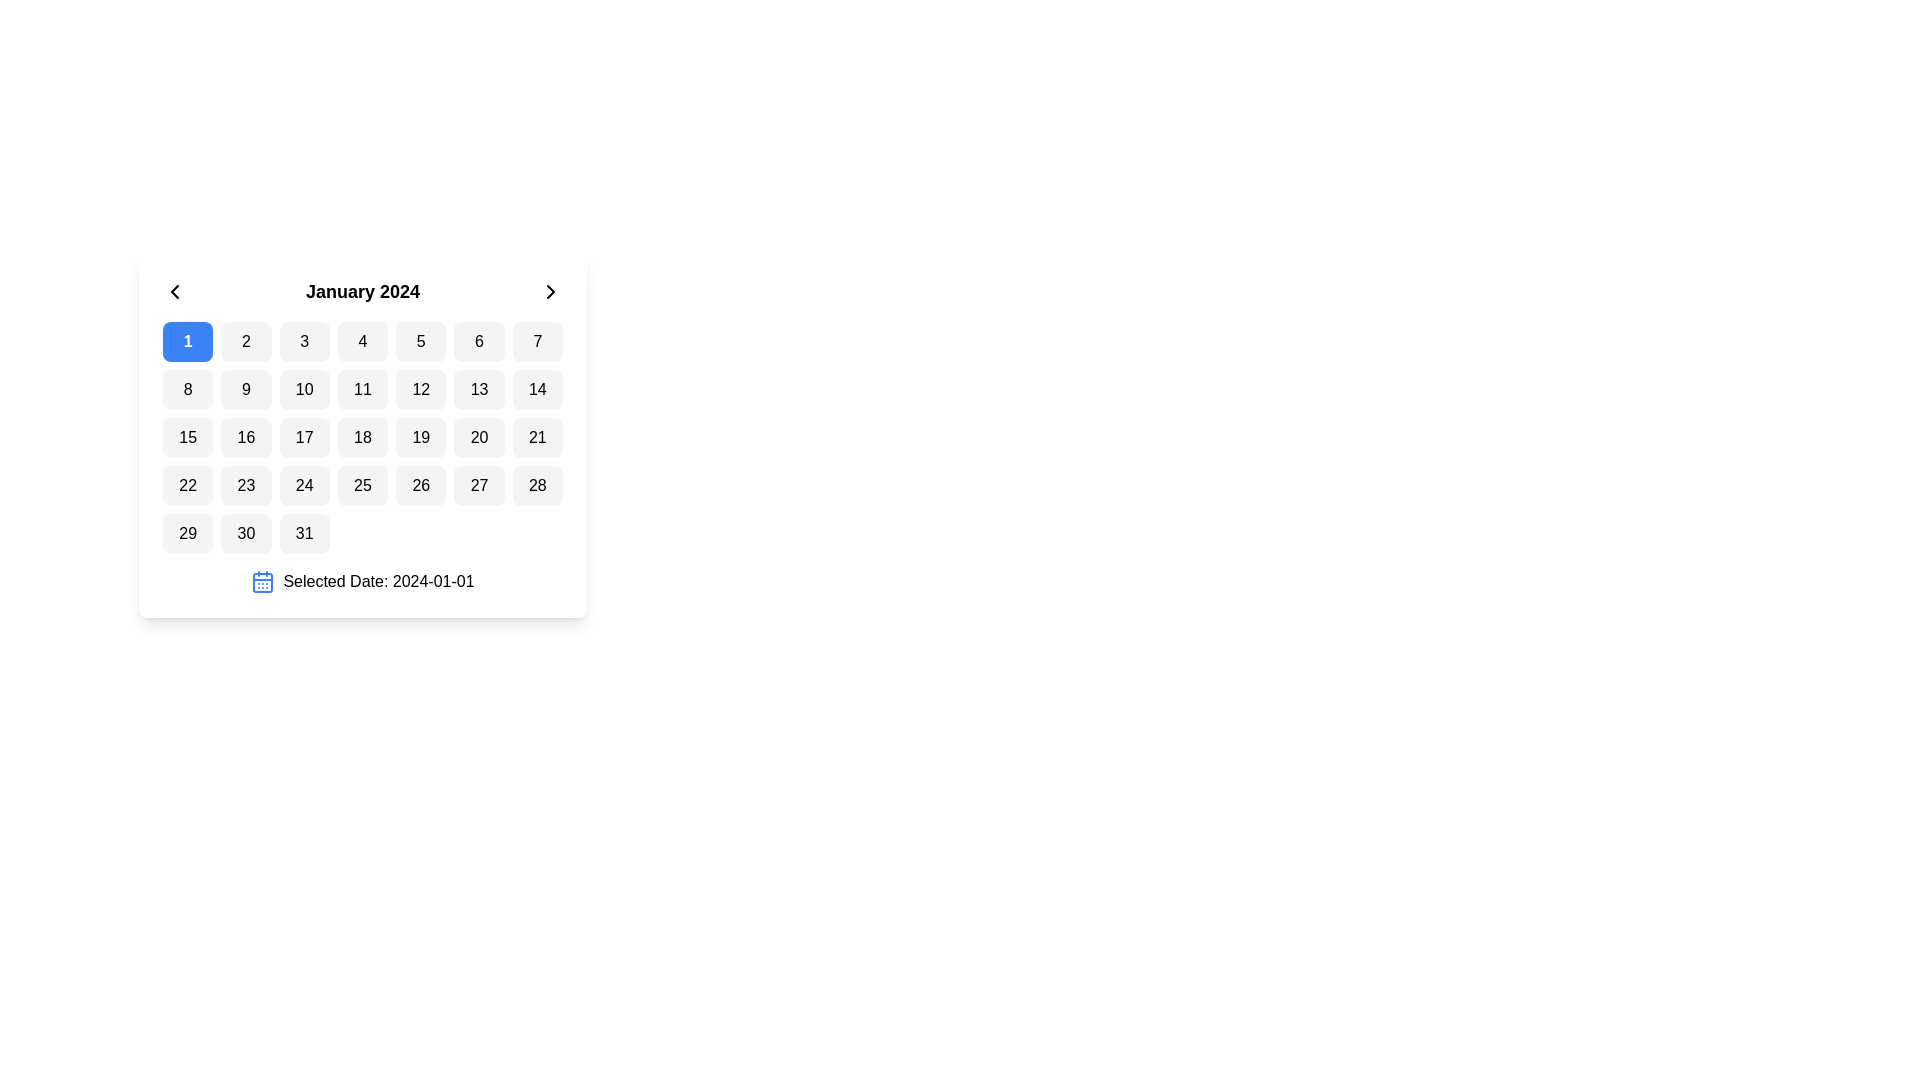 The width and height of the screenshot is (1920, 1080). Describe the element at coordinates (174, 292) in the screenshot. I see `the left arrow button` at that location.